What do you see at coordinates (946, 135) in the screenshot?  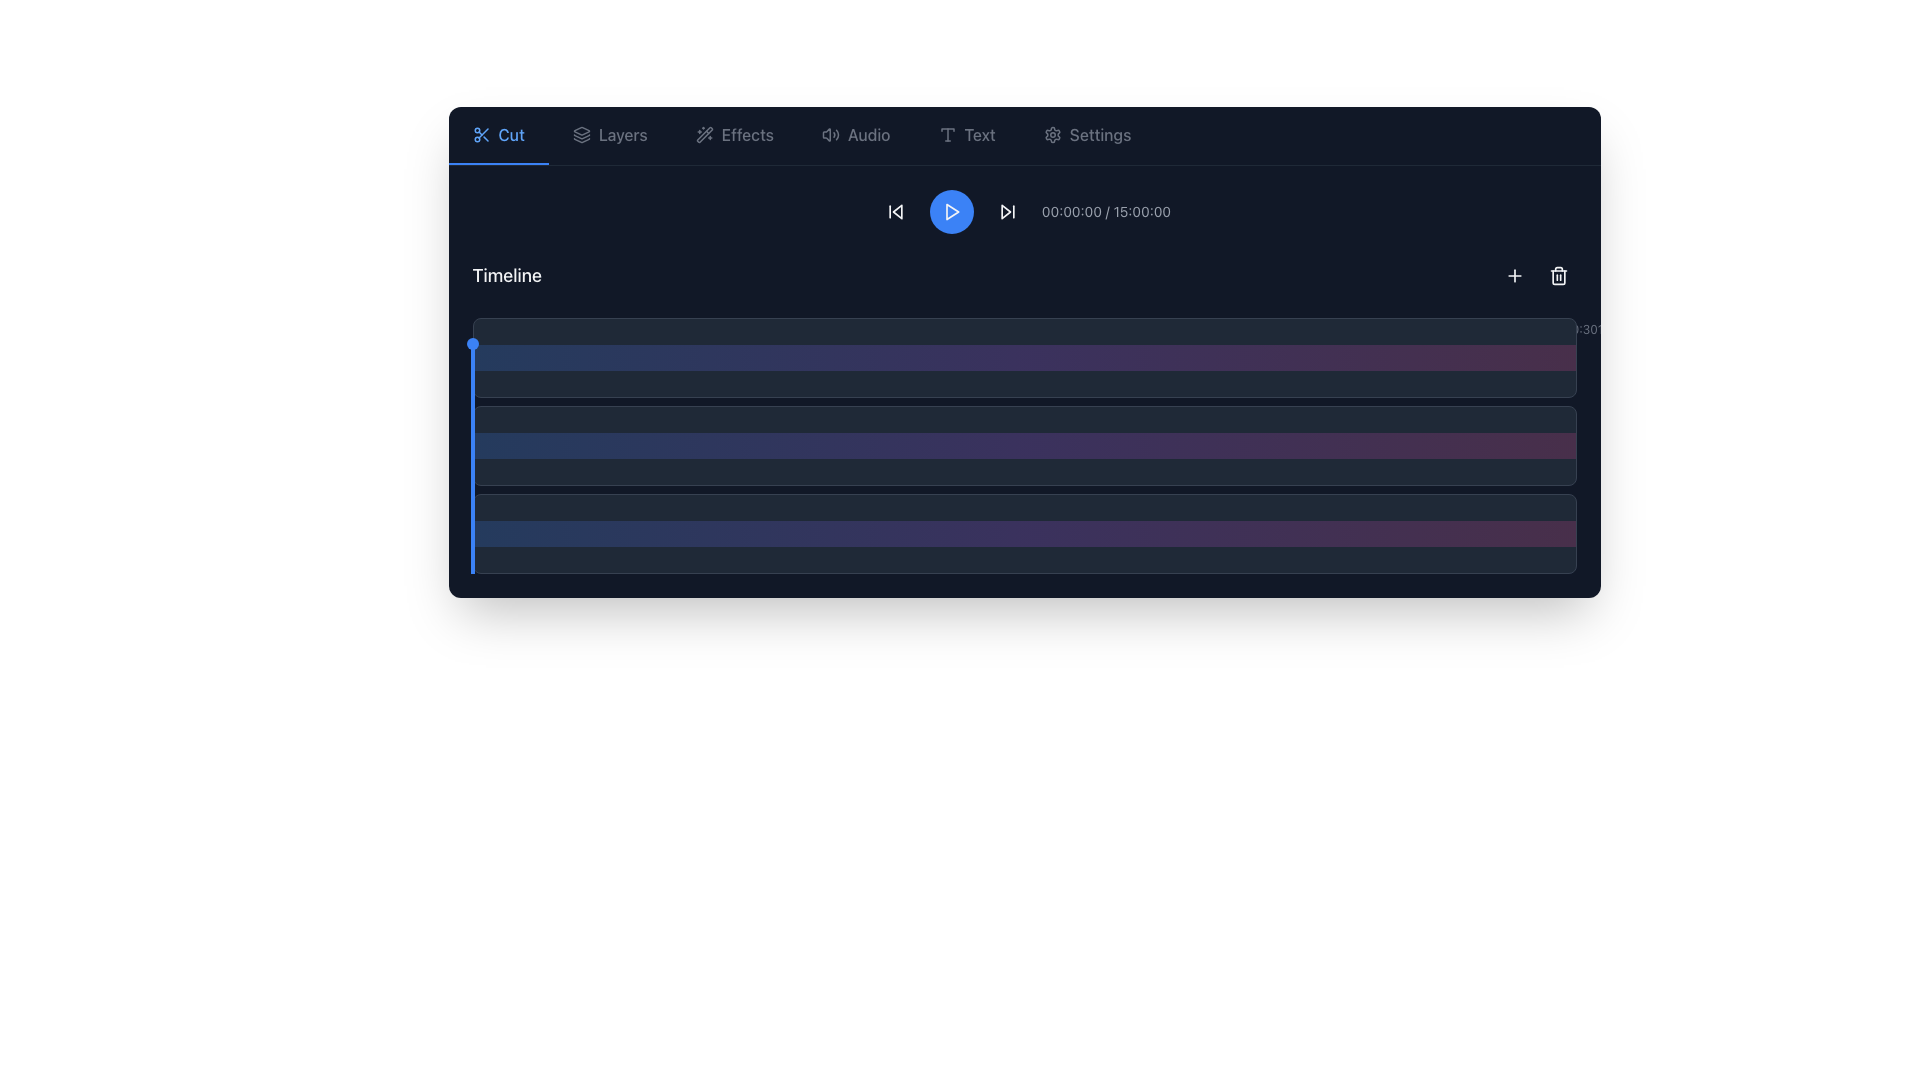 I see `the 'T' icon representing text functionality located at the top center of the interface, positioned within a button-like structure labeled 'Text'` at bounding box center [946, 135].